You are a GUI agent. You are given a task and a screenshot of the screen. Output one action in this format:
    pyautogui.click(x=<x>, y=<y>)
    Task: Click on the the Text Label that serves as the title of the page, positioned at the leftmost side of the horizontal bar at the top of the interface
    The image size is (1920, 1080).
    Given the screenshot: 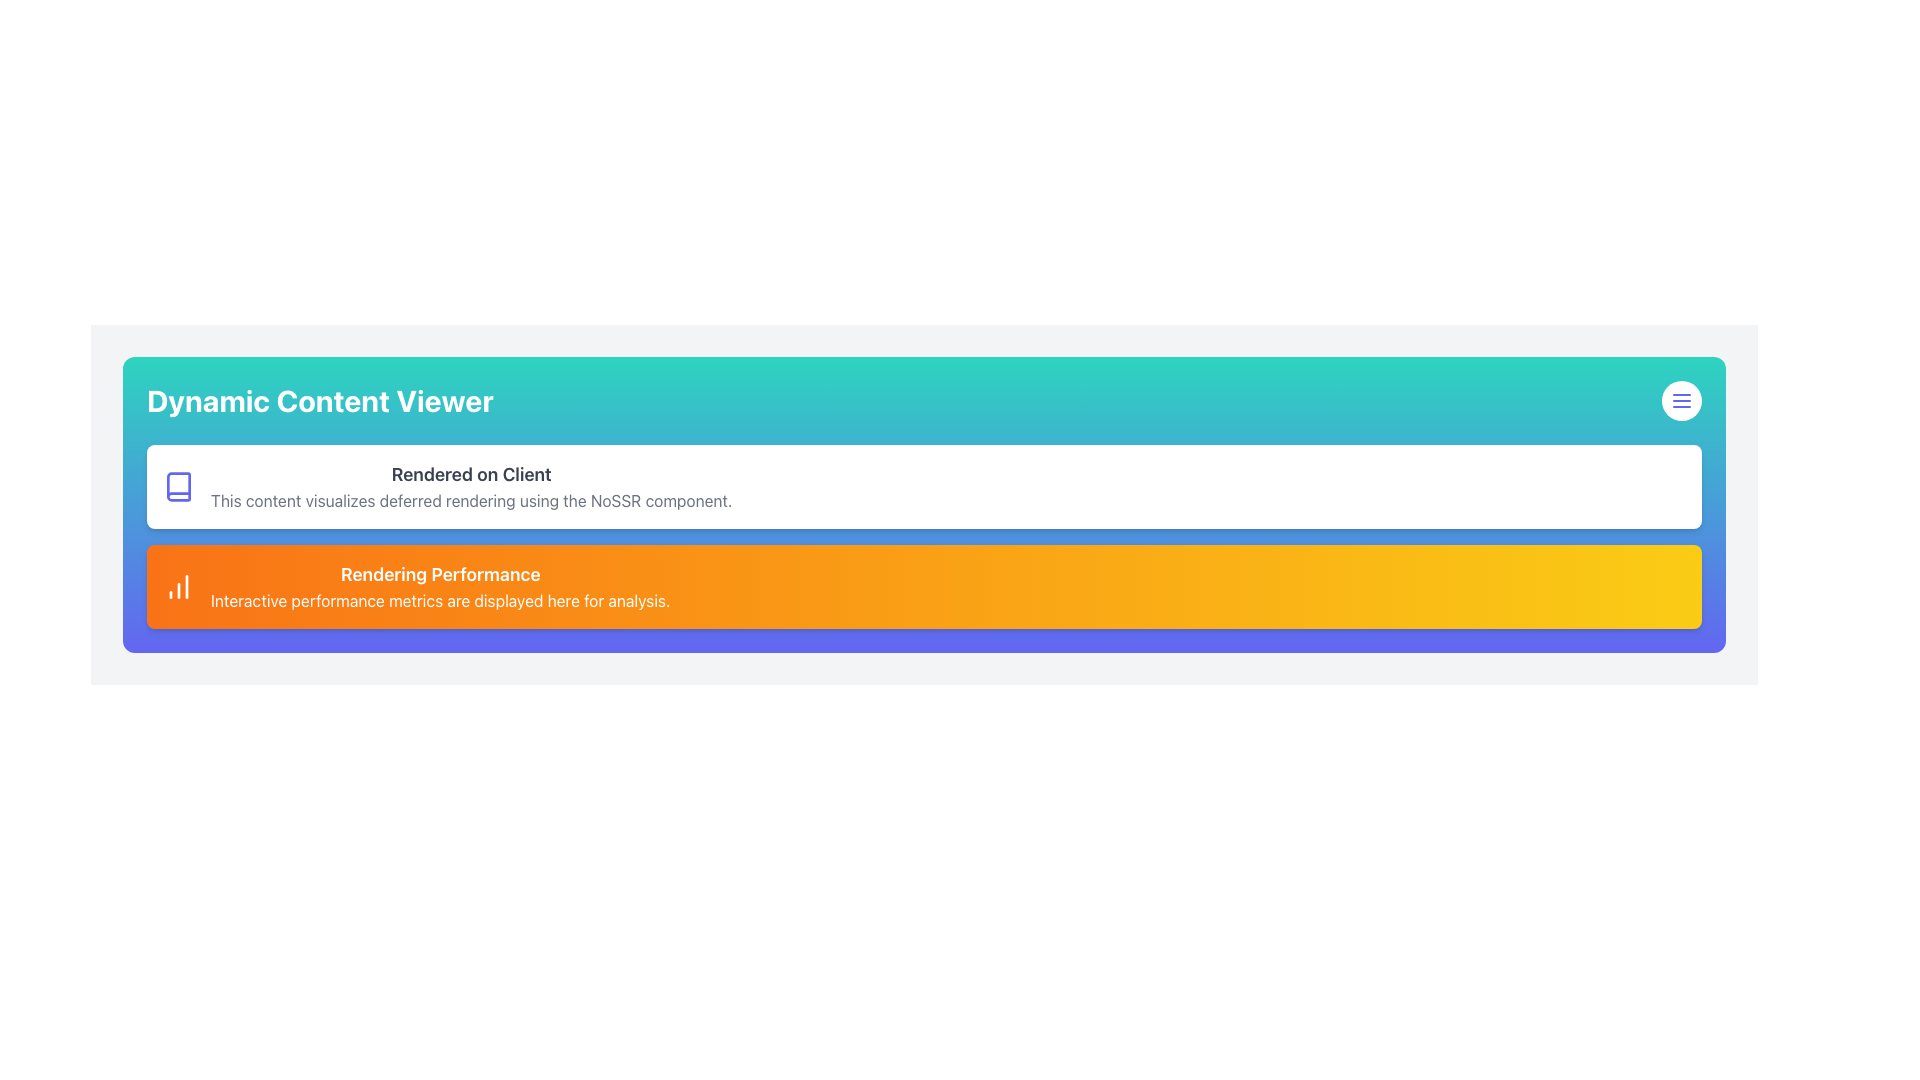 What is the action you would take?
    pyautogui.click(x=320, y=401)
    